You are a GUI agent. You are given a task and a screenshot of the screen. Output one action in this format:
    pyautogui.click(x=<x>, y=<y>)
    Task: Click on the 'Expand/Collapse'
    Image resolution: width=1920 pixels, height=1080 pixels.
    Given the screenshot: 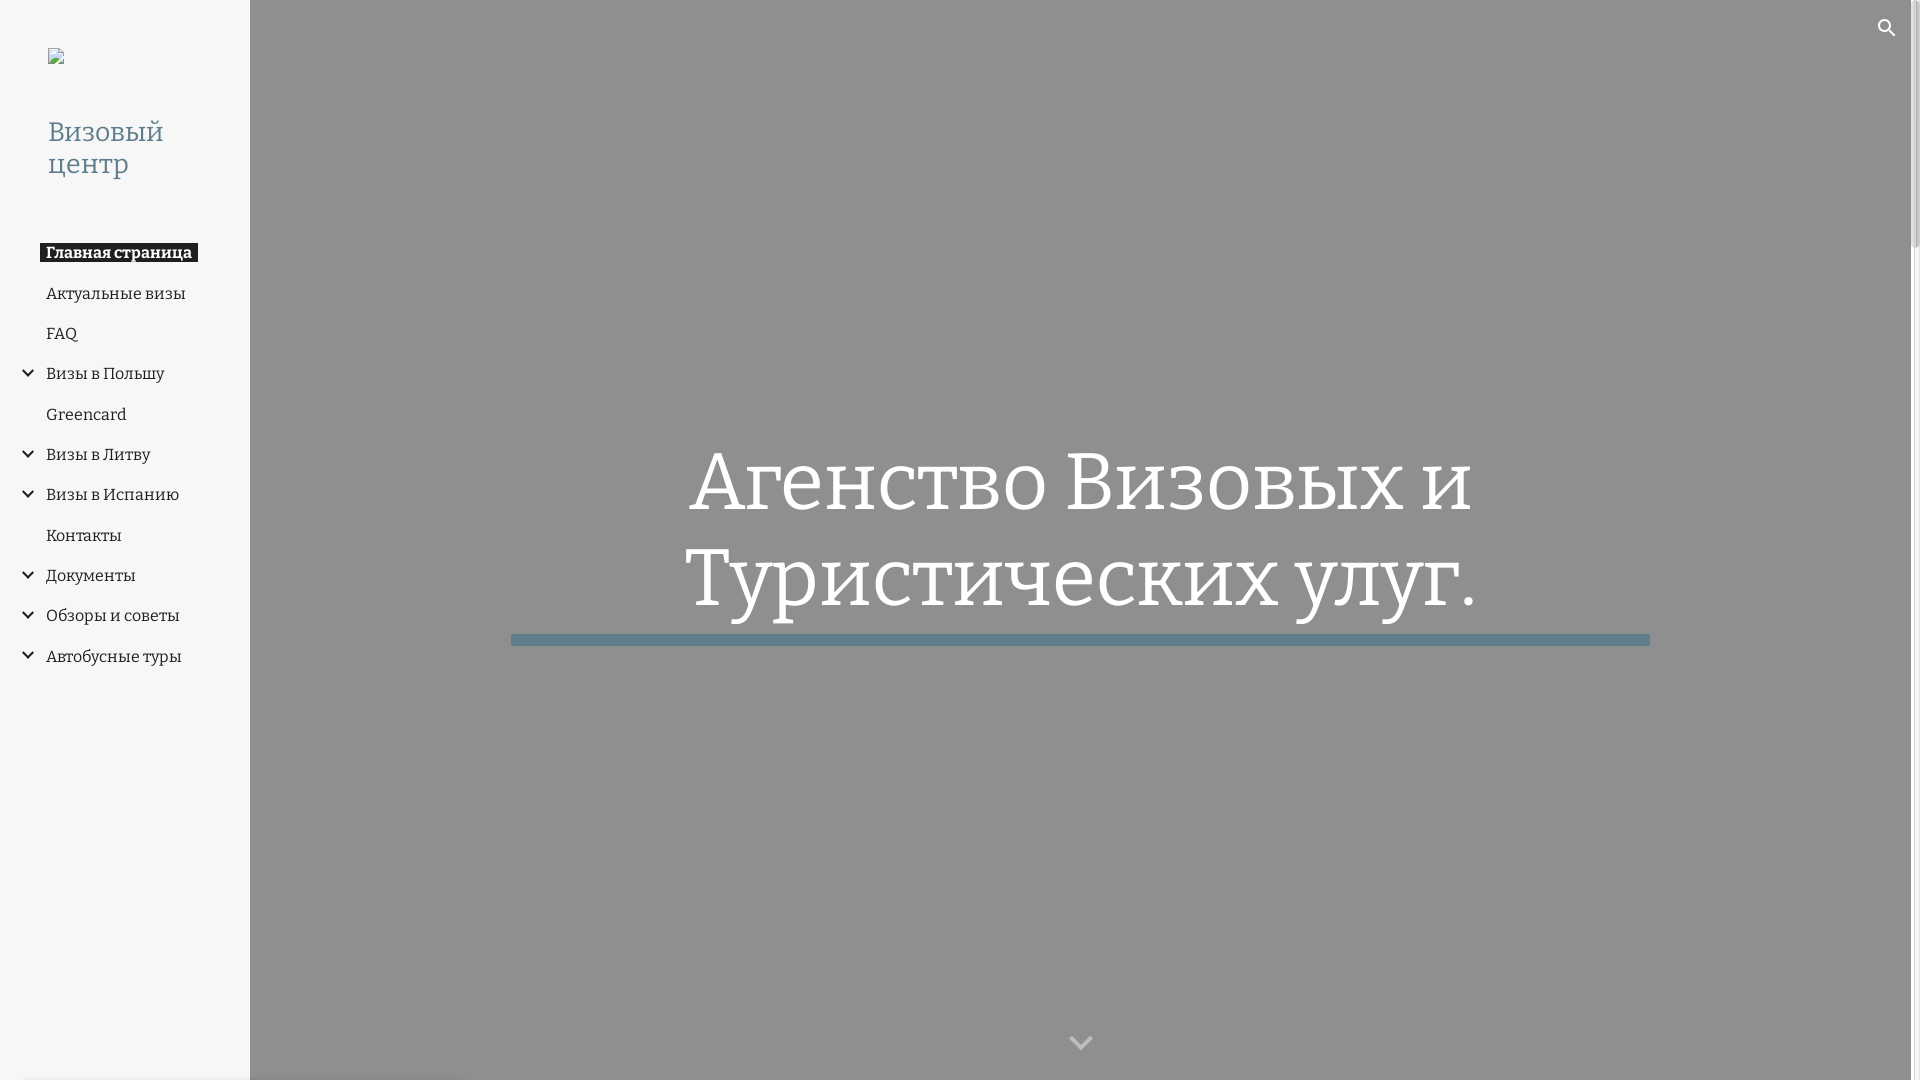 What is the action you would take?
    pyautogui.click(x=22, y=493)
    